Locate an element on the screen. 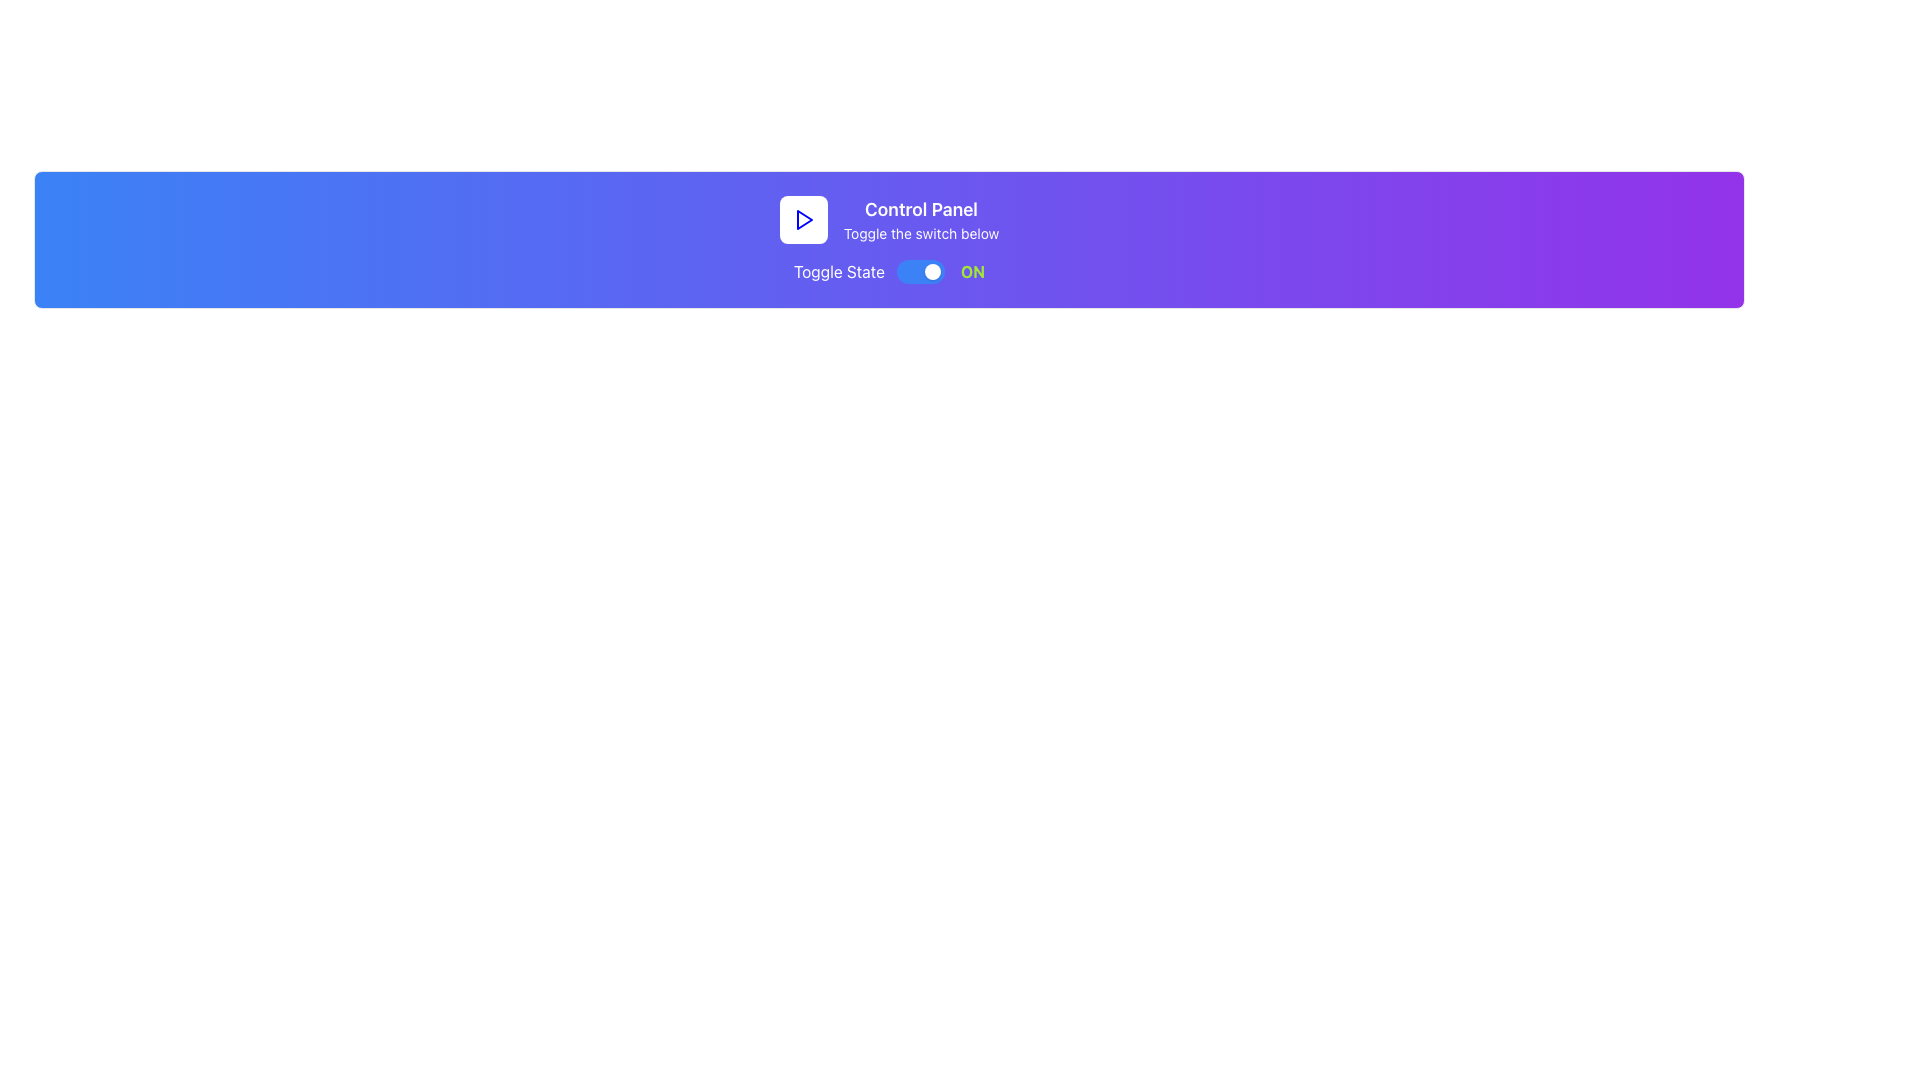 Image resolution: width=1920 pixels, height=1080 pixels. instruction from the text label displaying 'Toggle the switch below', which is styled in white color and positioned under the 'Control Panel' title is located at coordinates (920, 233).